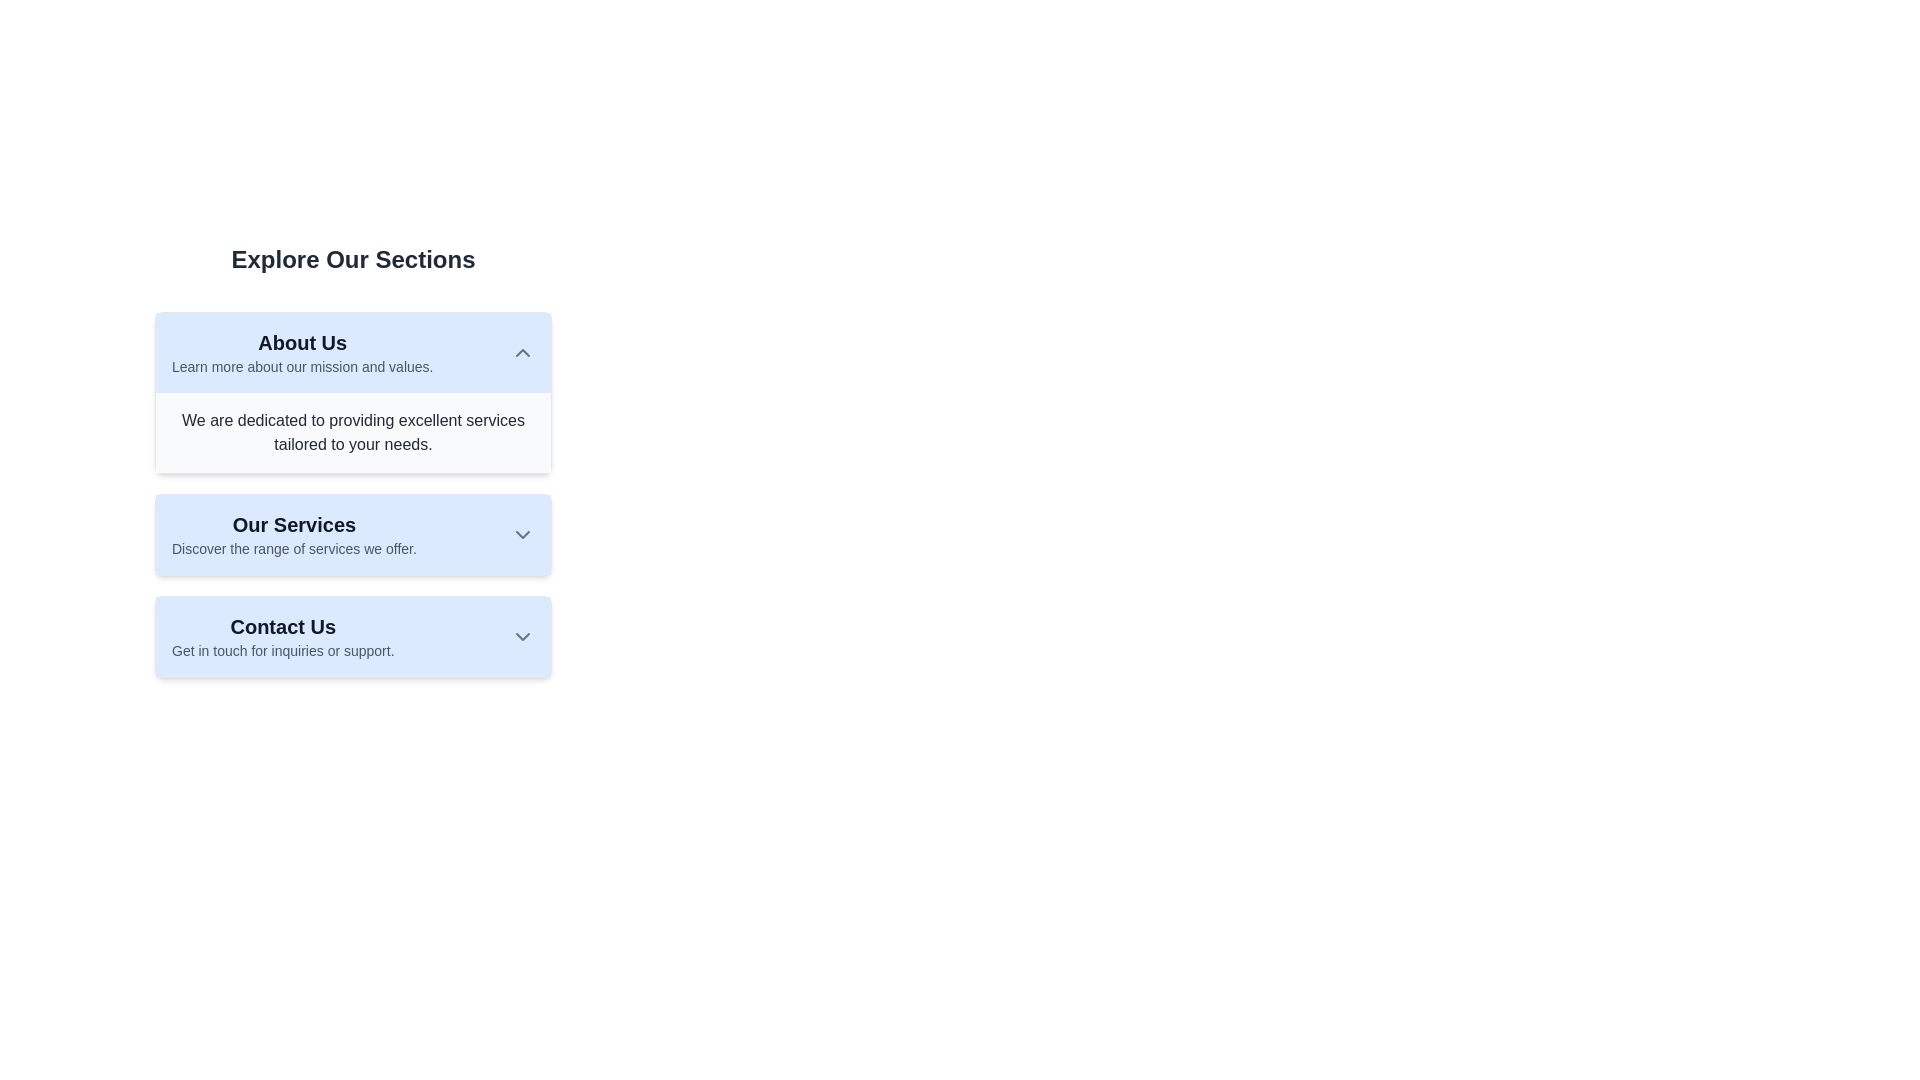  Describe the element at coordinates (353, 534) in the screenshot. I see `the Expandable section header located between 'About Us' and 'Contact Us' in the vertical list` at that location.